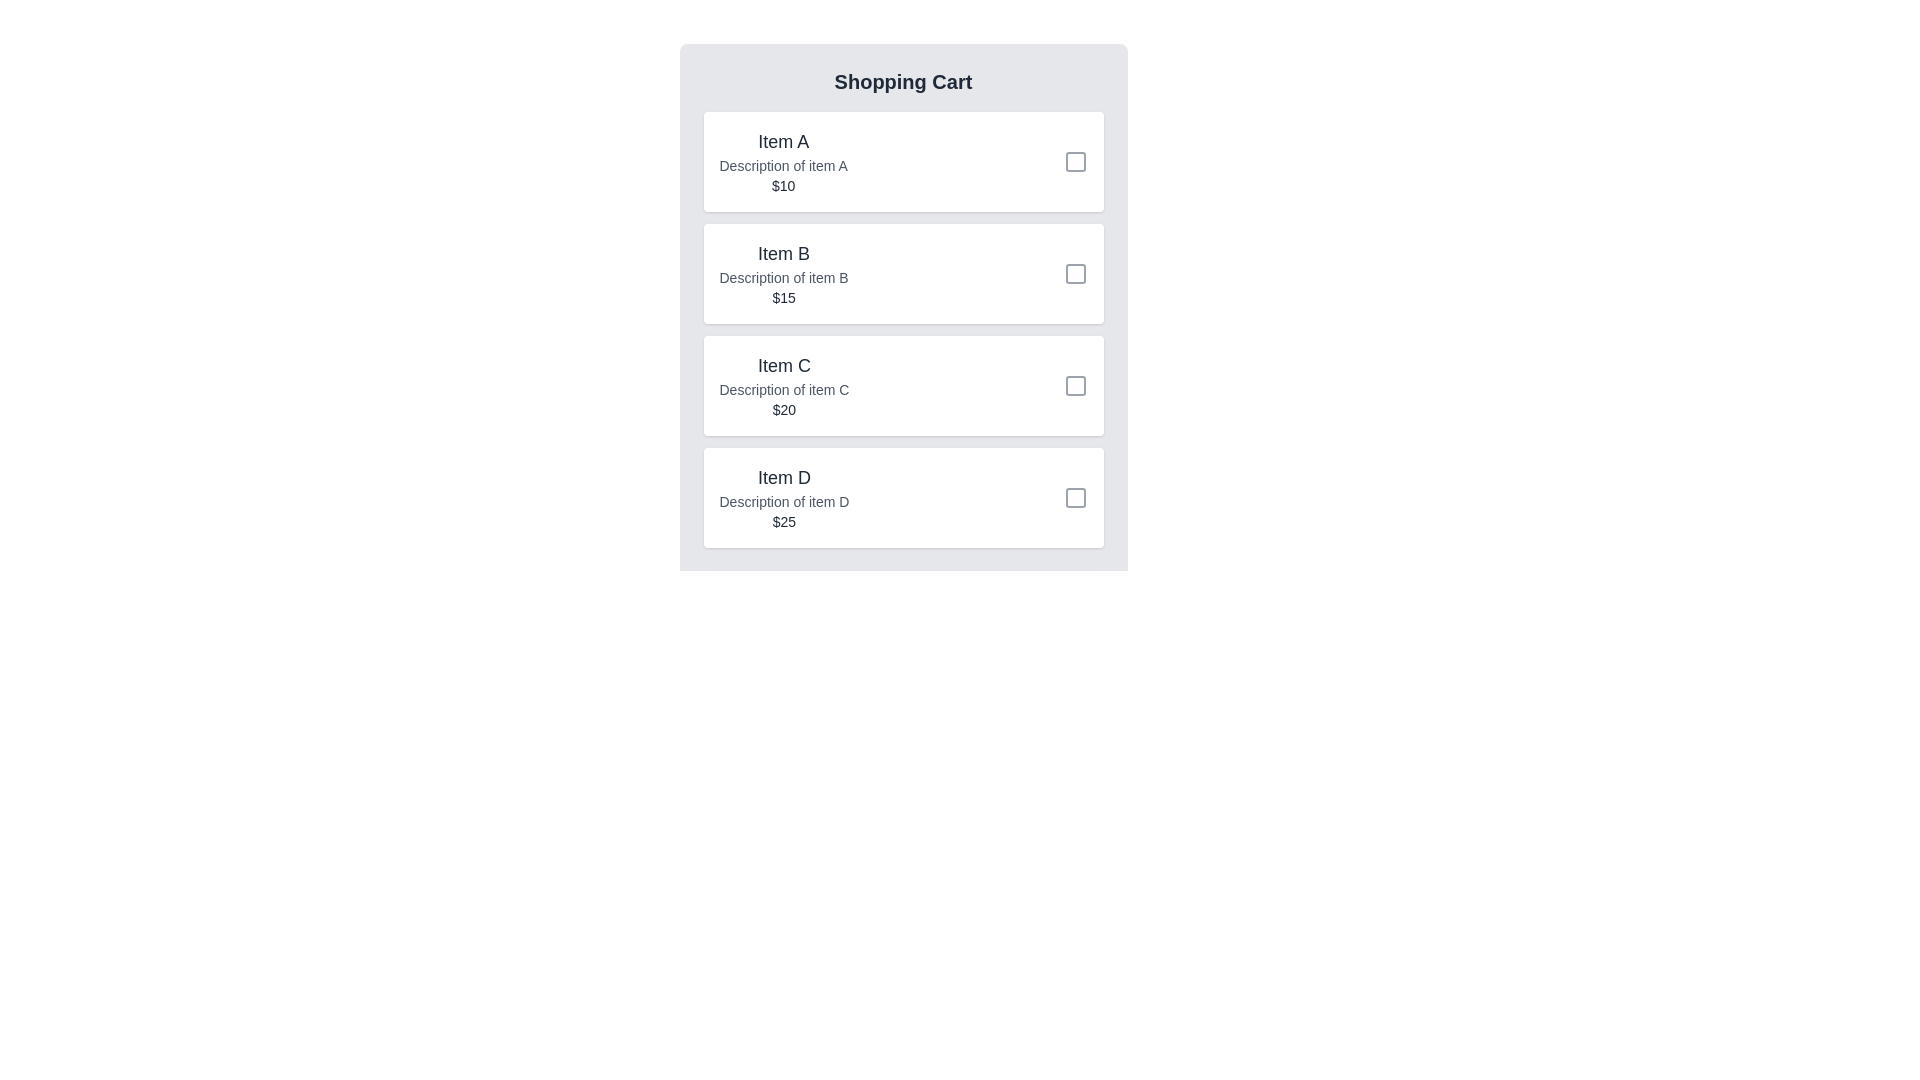  What do you see at coordinates (782, 164) in the screenshot?
I see `text block that says 'Description of item A', which is styled in gray color and located between 'Item A' and the price '$10' in the shopping cart interface` at bounding box center [782, 164].